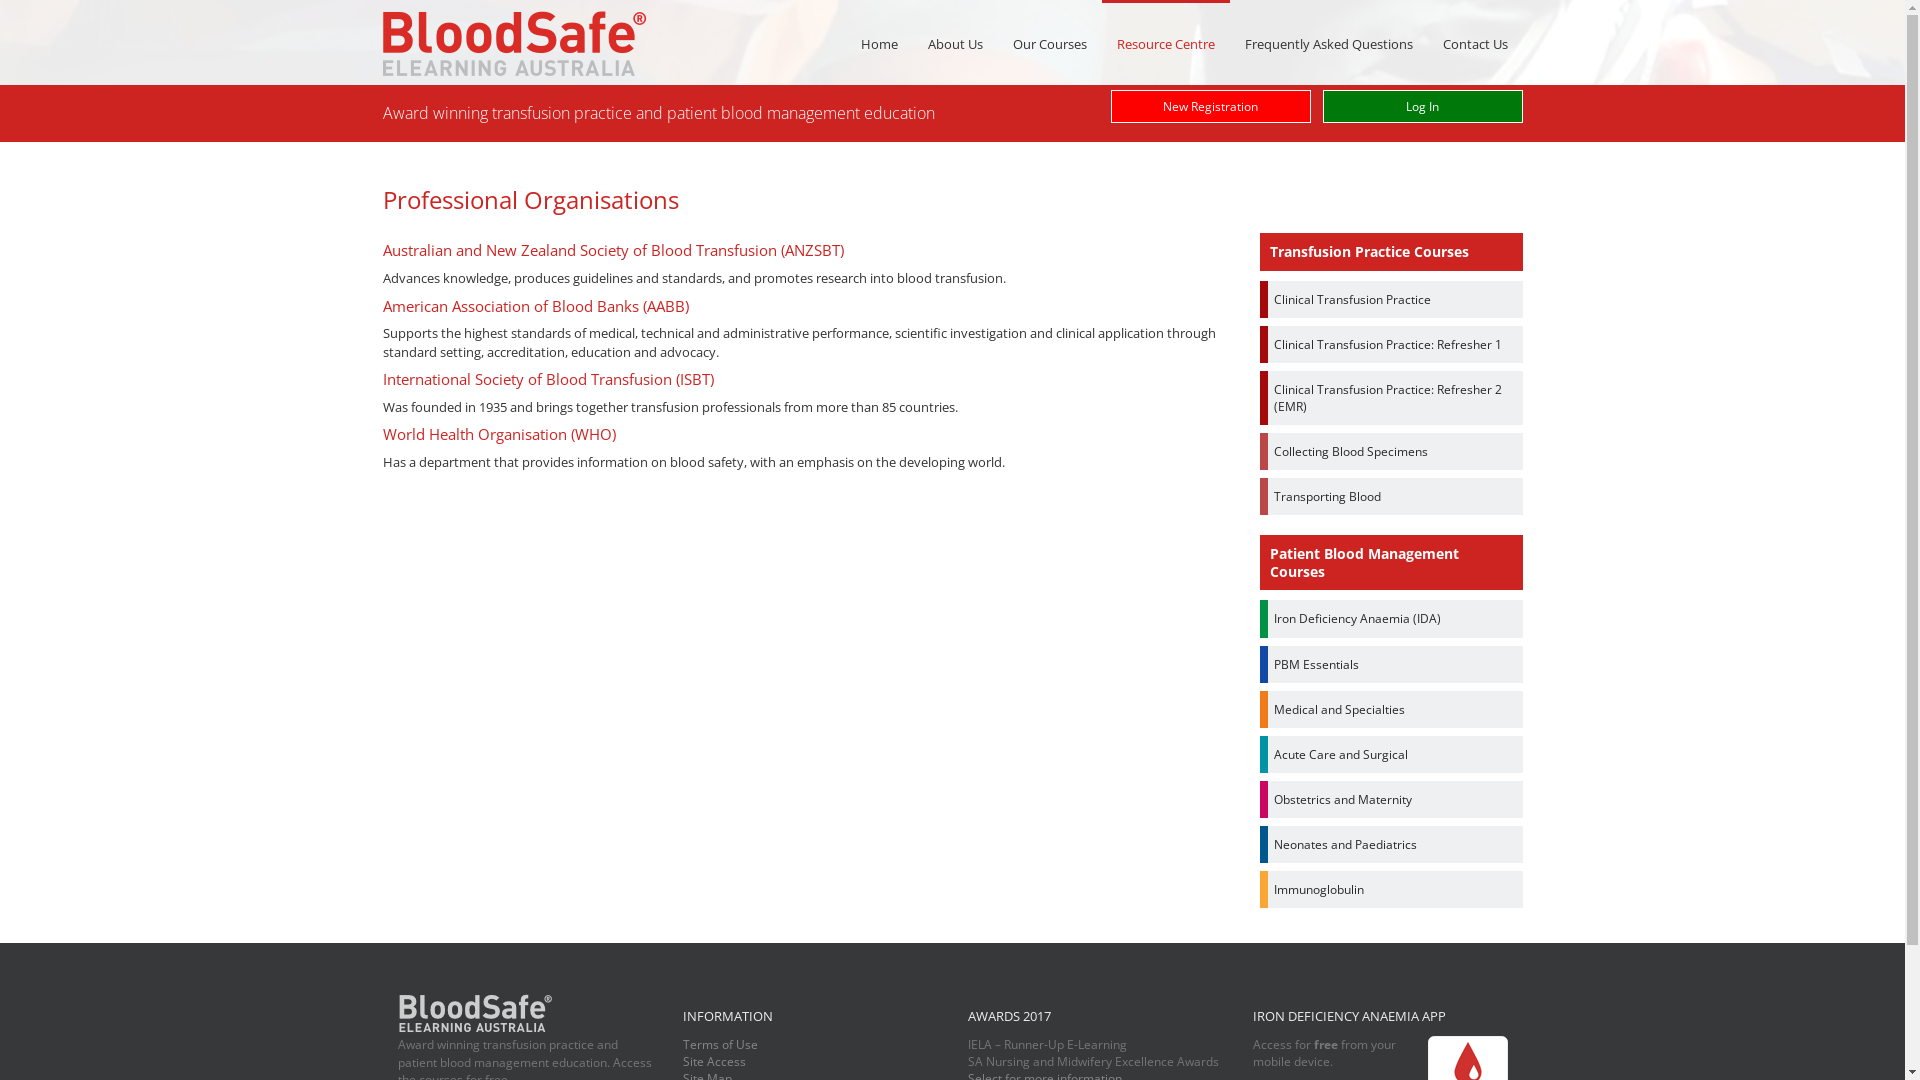 Image resolution: width=1920 pixels, height=1080 pixels. What do you see at coordinates (1390, 299) in the screenshot?
I see `'Clinical Transfusion Practice'` at bounding box center [1390, 299].